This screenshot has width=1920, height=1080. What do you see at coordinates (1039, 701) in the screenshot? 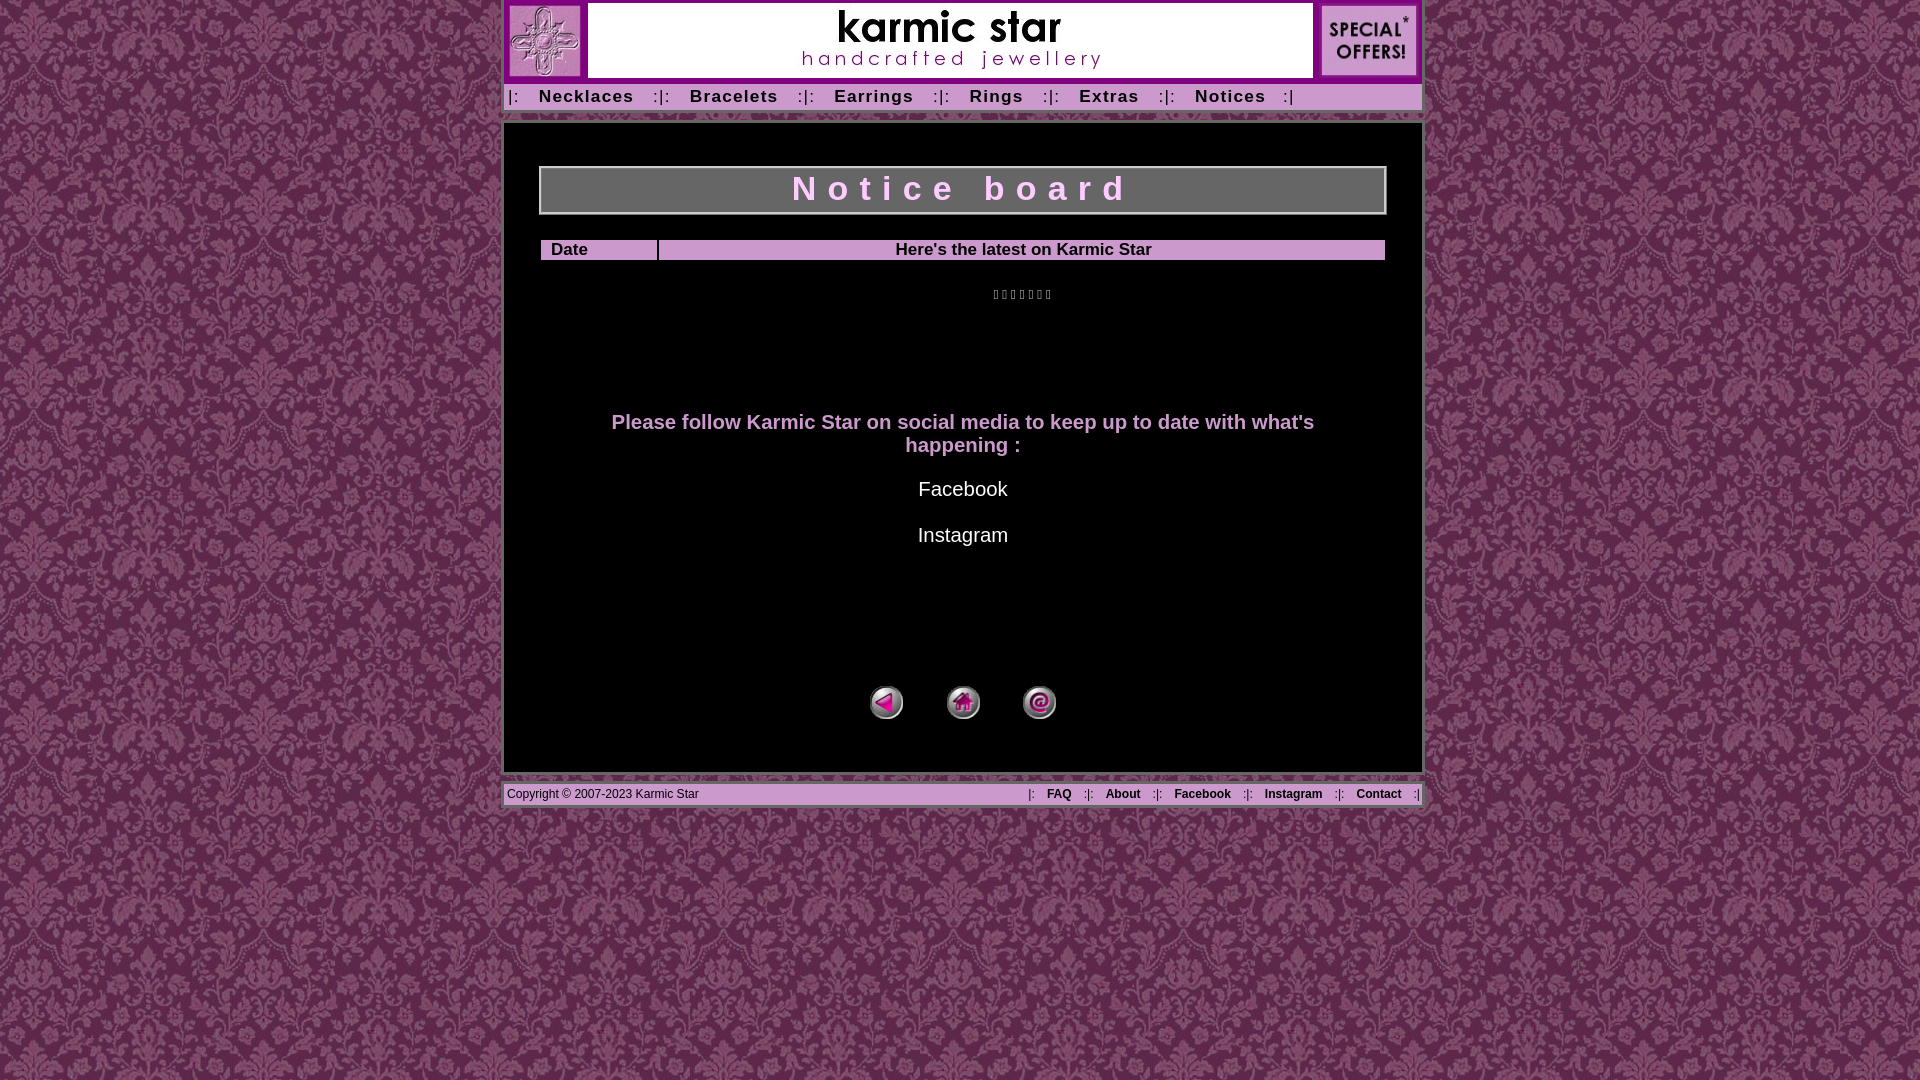
I see `'Email enquiry'` at bounding box center [1039, 701].